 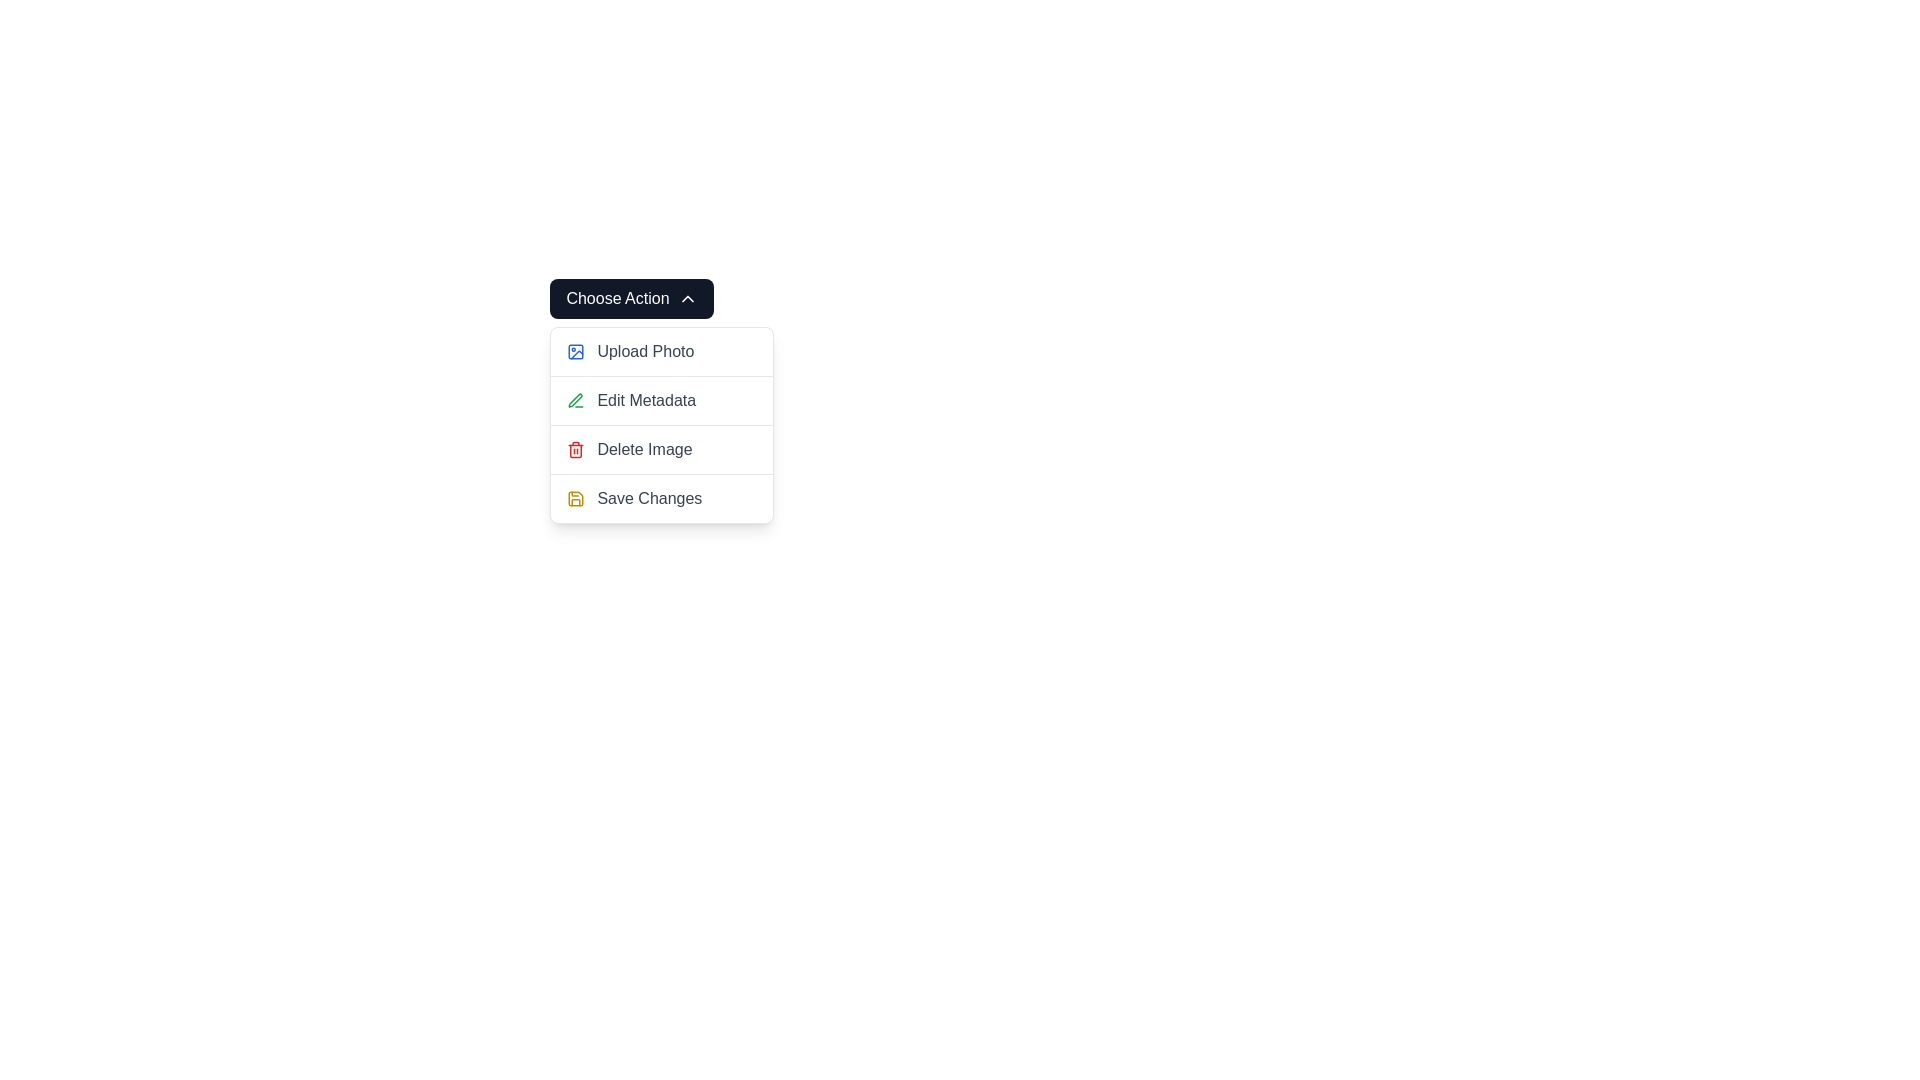 What do you see at coordinates (662, 497) in the screenshot?
I see `the 'Save Changes' button located as the last item in the dropdown menu, positioned below the 'Delete Image' option` at bounding box center [662, 497].